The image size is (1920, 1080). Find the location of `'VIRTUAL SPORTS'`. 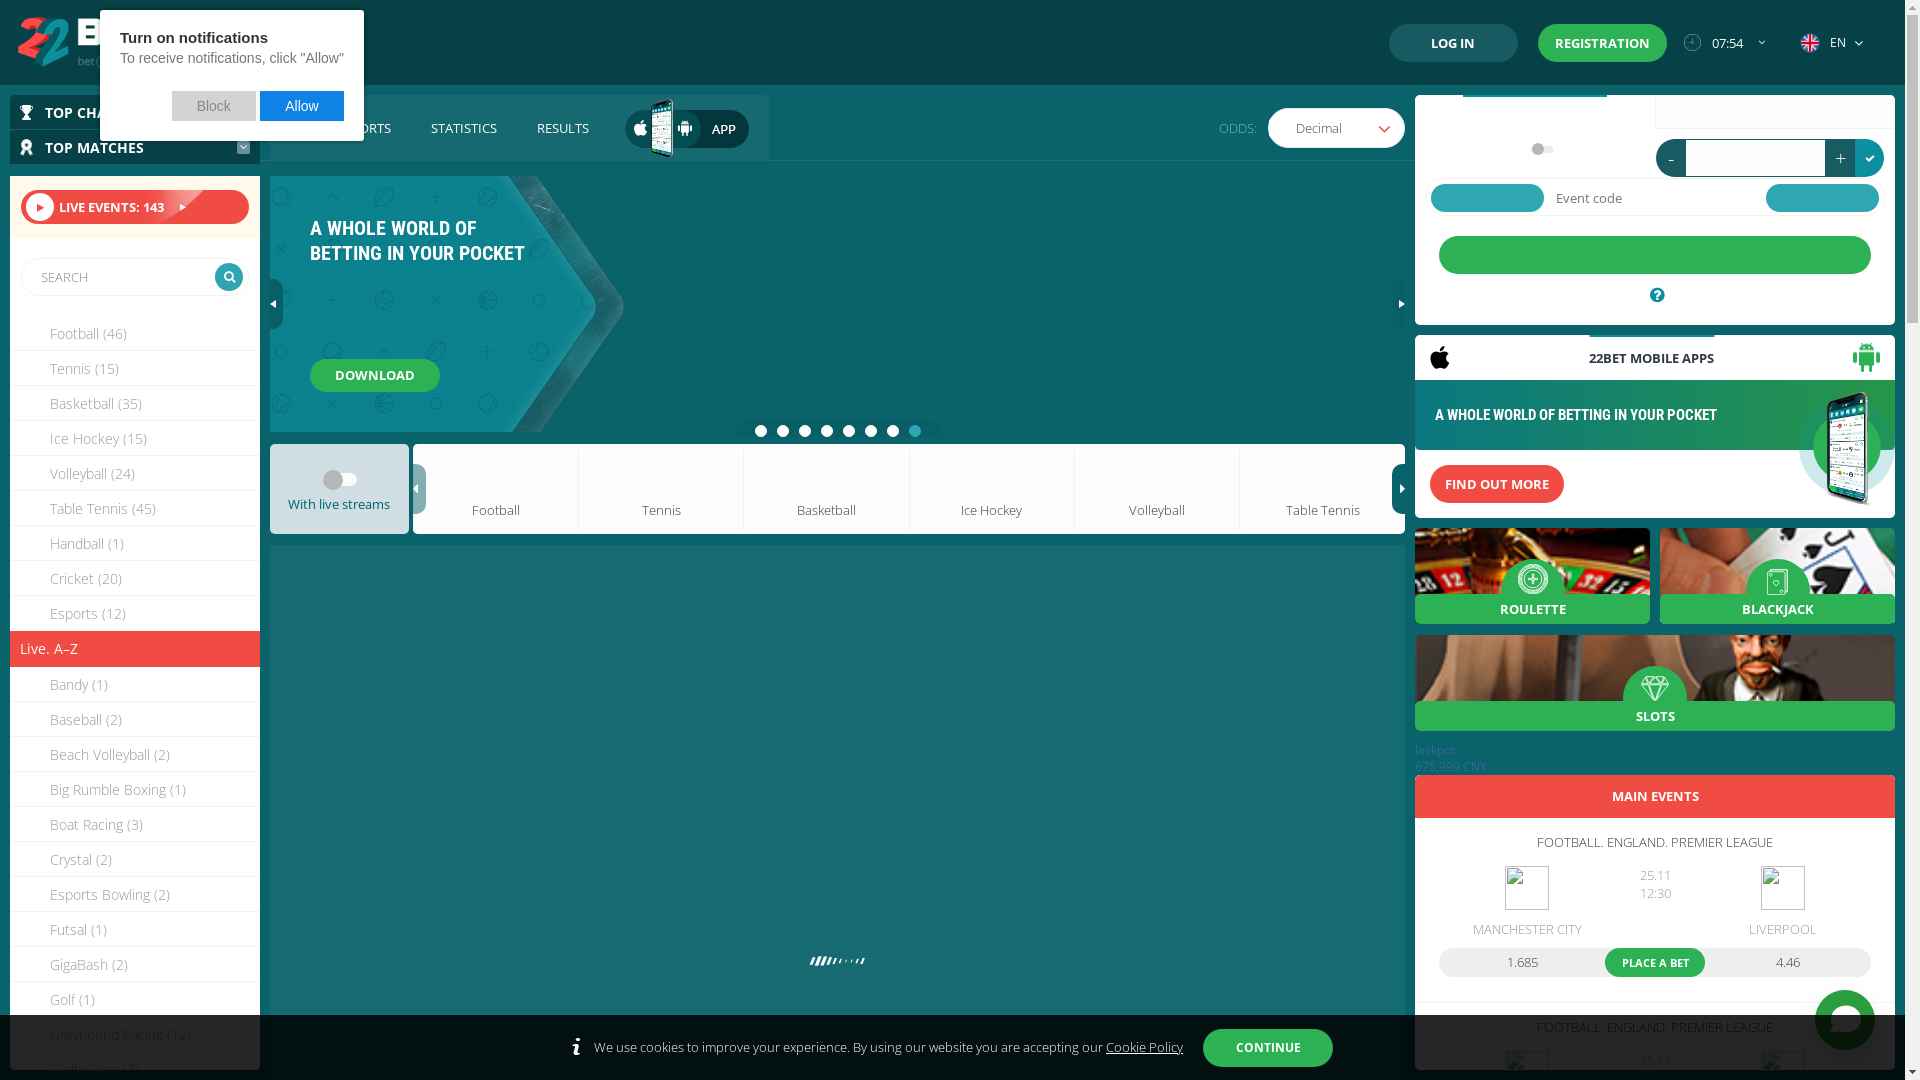

'VIRTUAL SPORTS' is located at coordinates (340, 127).